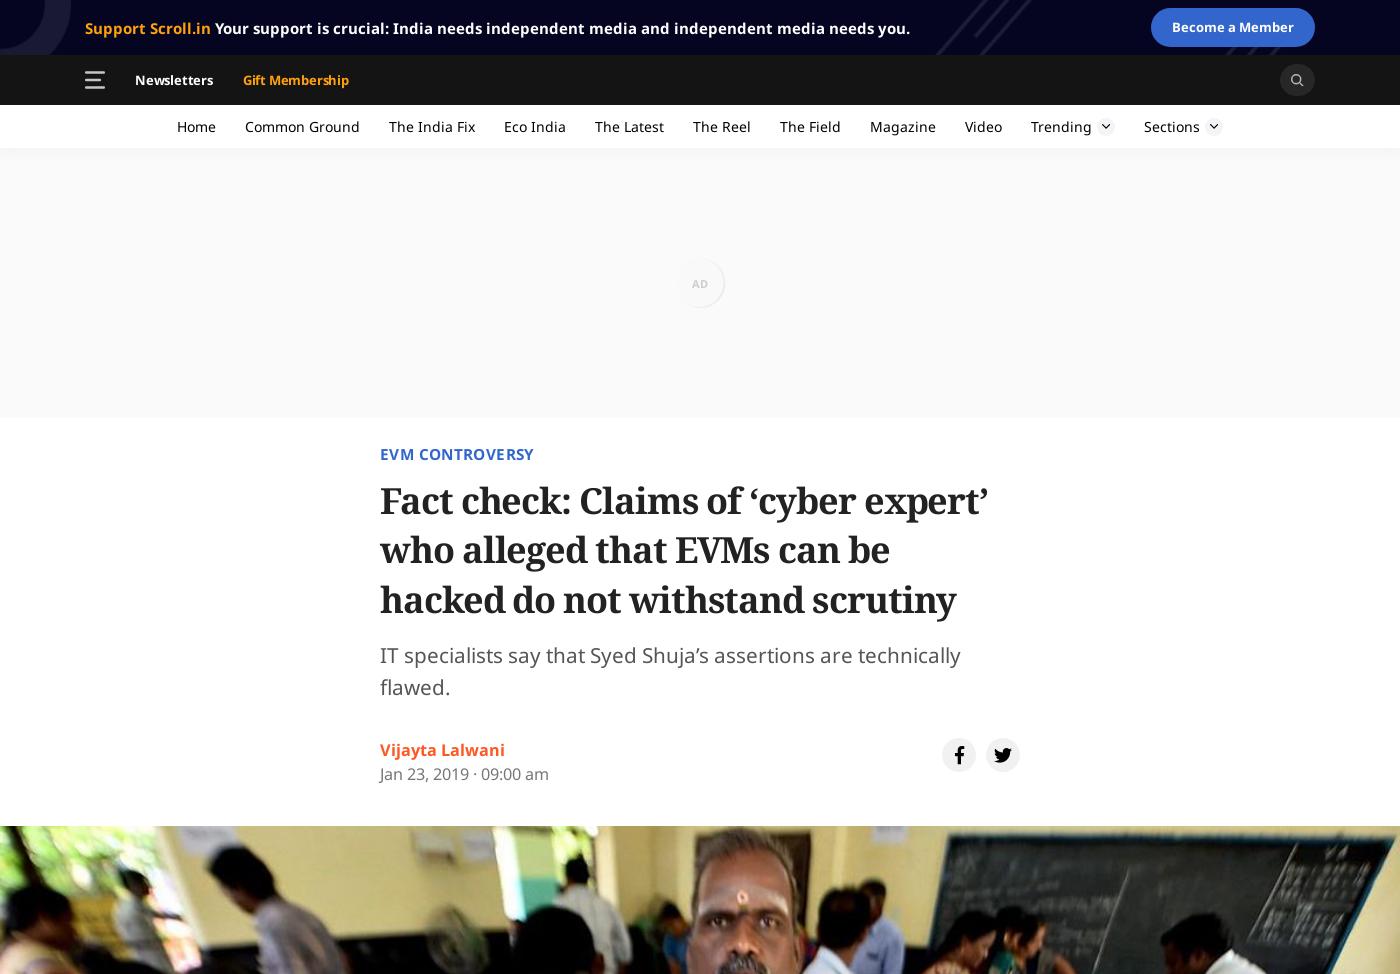  I want to click on 'The Field', so click(810, 125).